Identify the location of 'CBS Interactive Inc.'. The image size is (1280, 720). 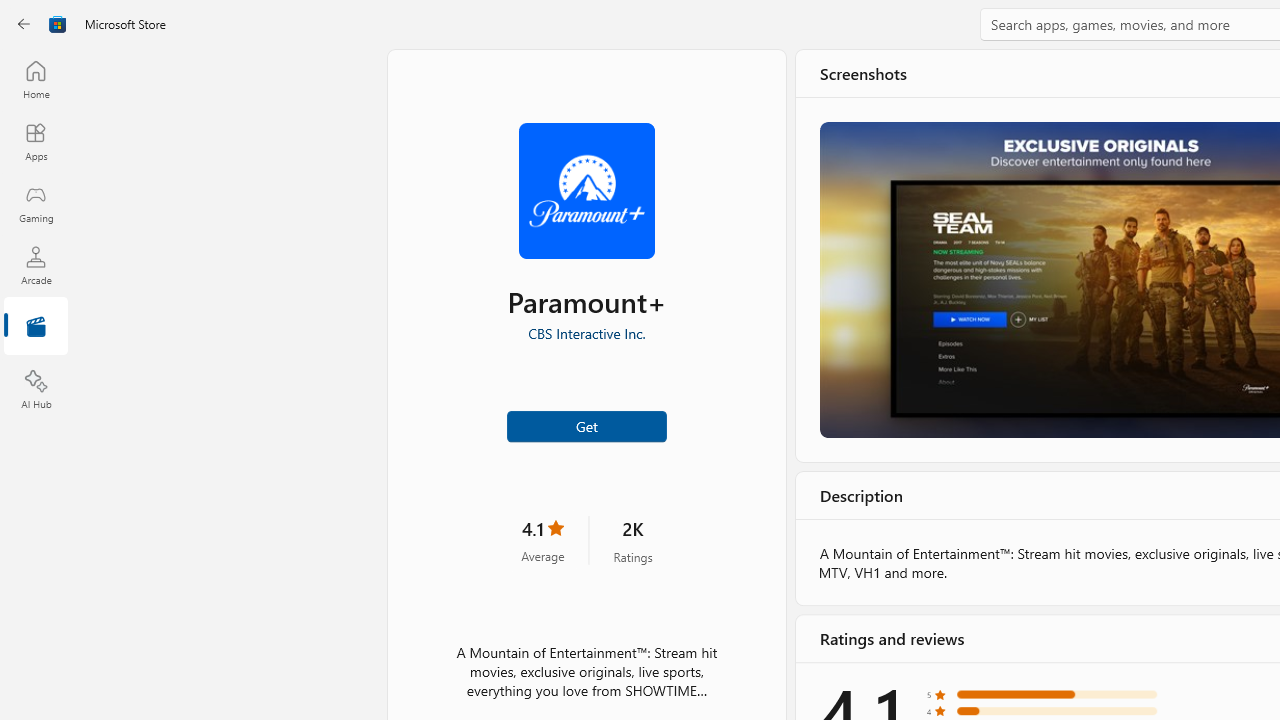
(585, 332).